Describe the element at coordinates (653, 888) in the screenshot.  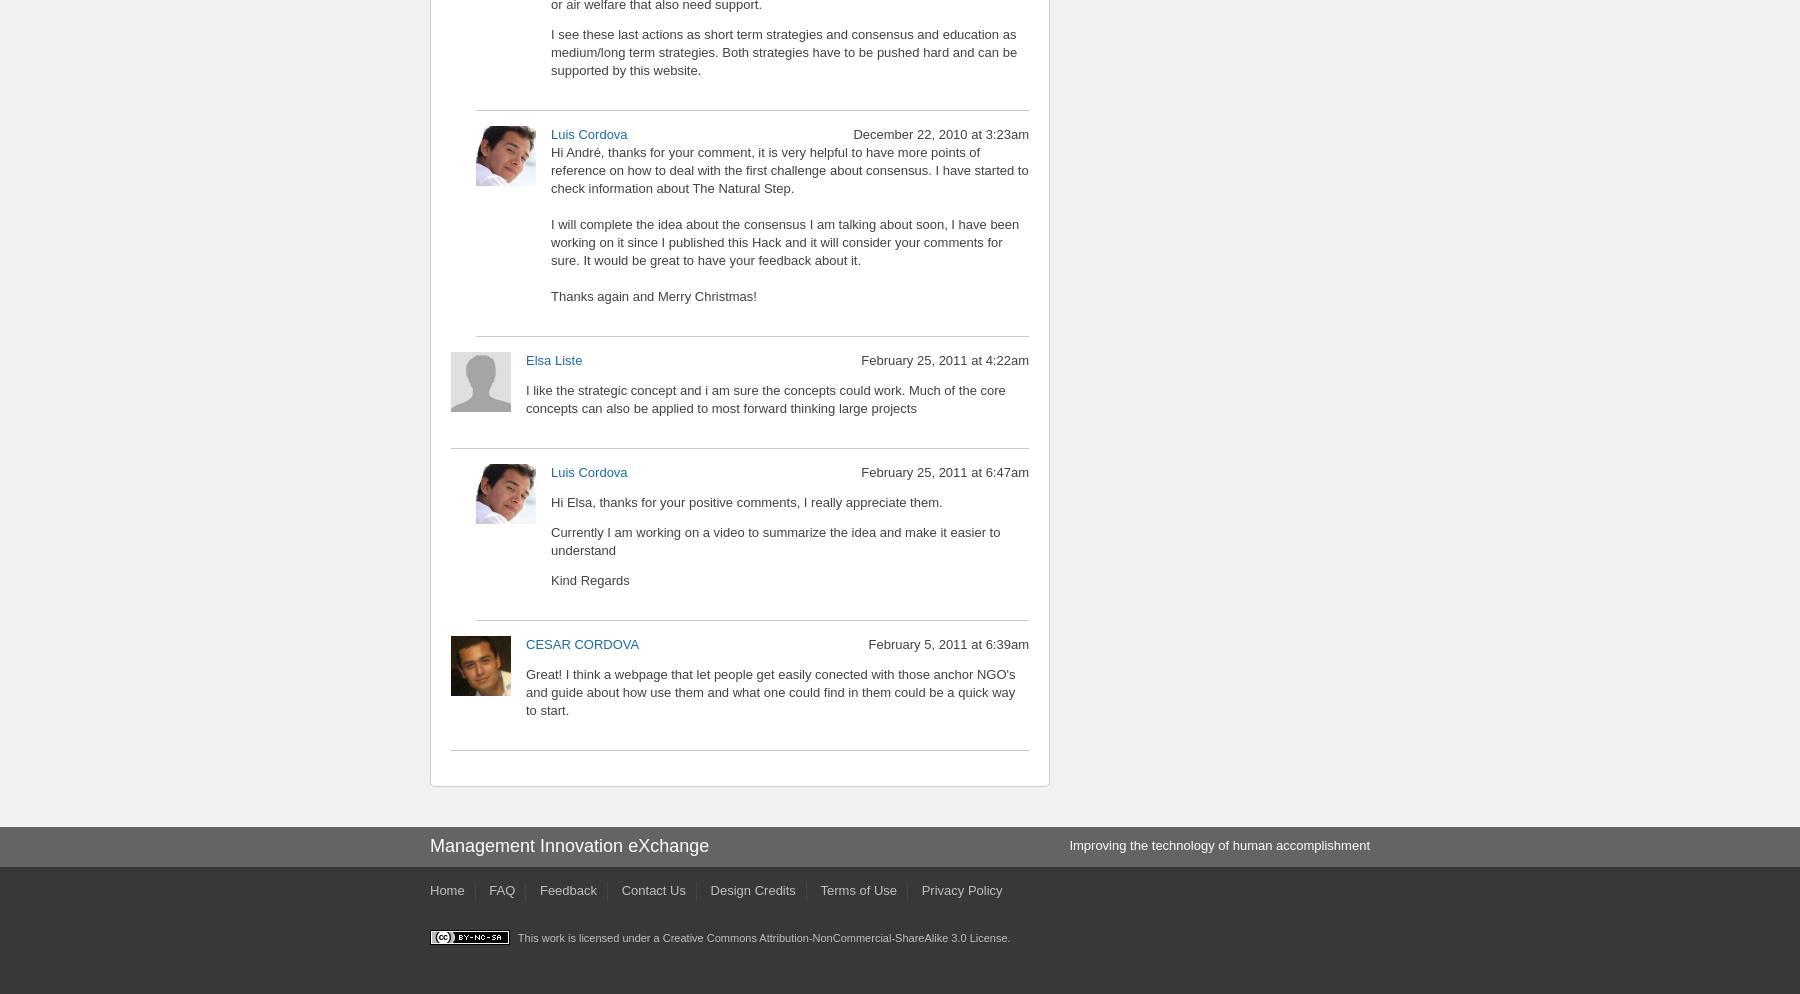
I see `'Contact Us'` at that location.